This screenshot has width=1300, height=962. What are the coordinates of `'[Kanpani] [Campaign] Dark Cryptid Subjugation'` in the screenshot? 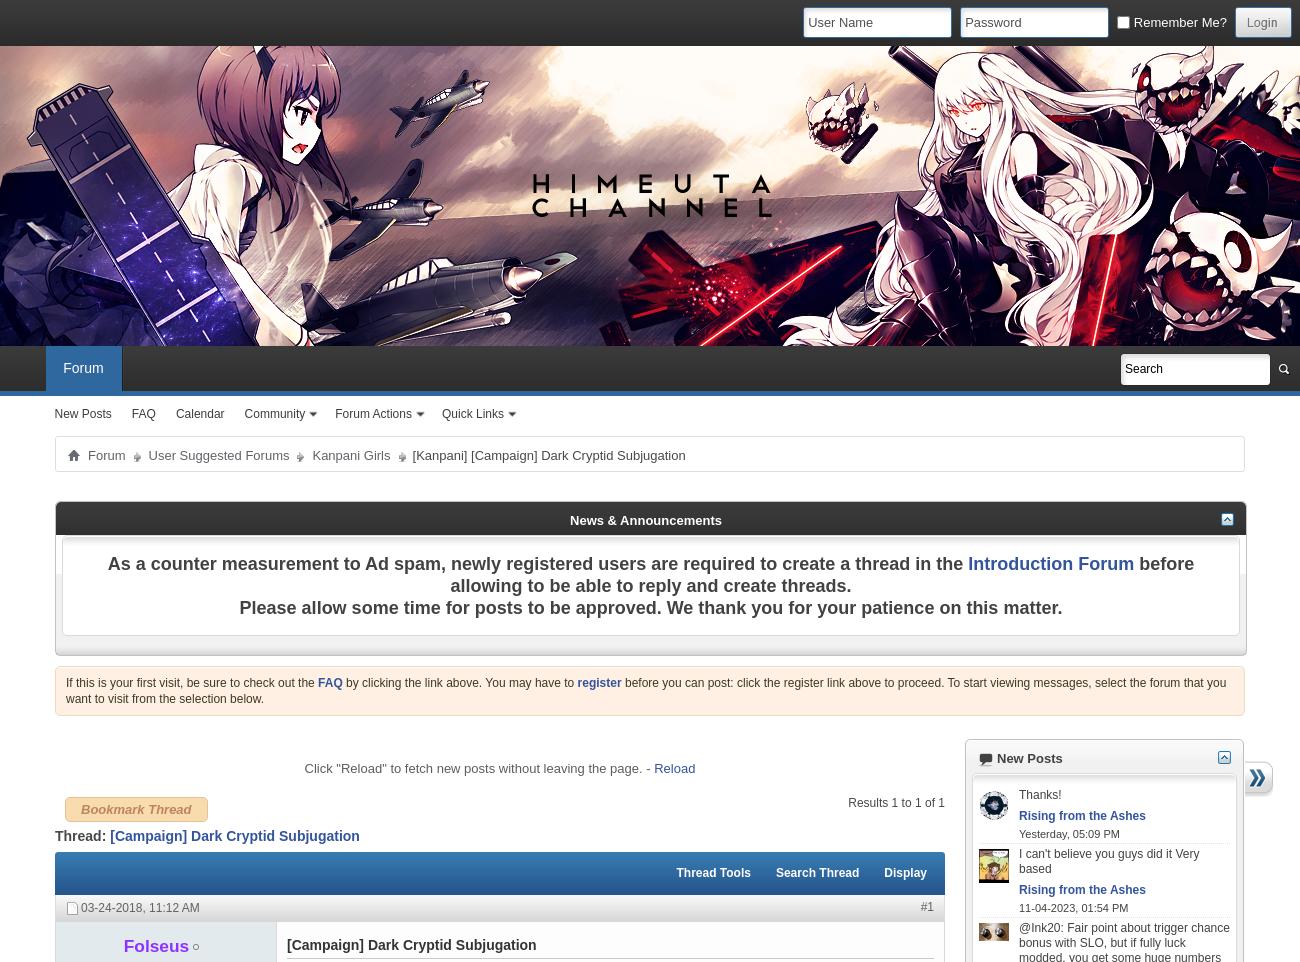 It's located at (547, 455).